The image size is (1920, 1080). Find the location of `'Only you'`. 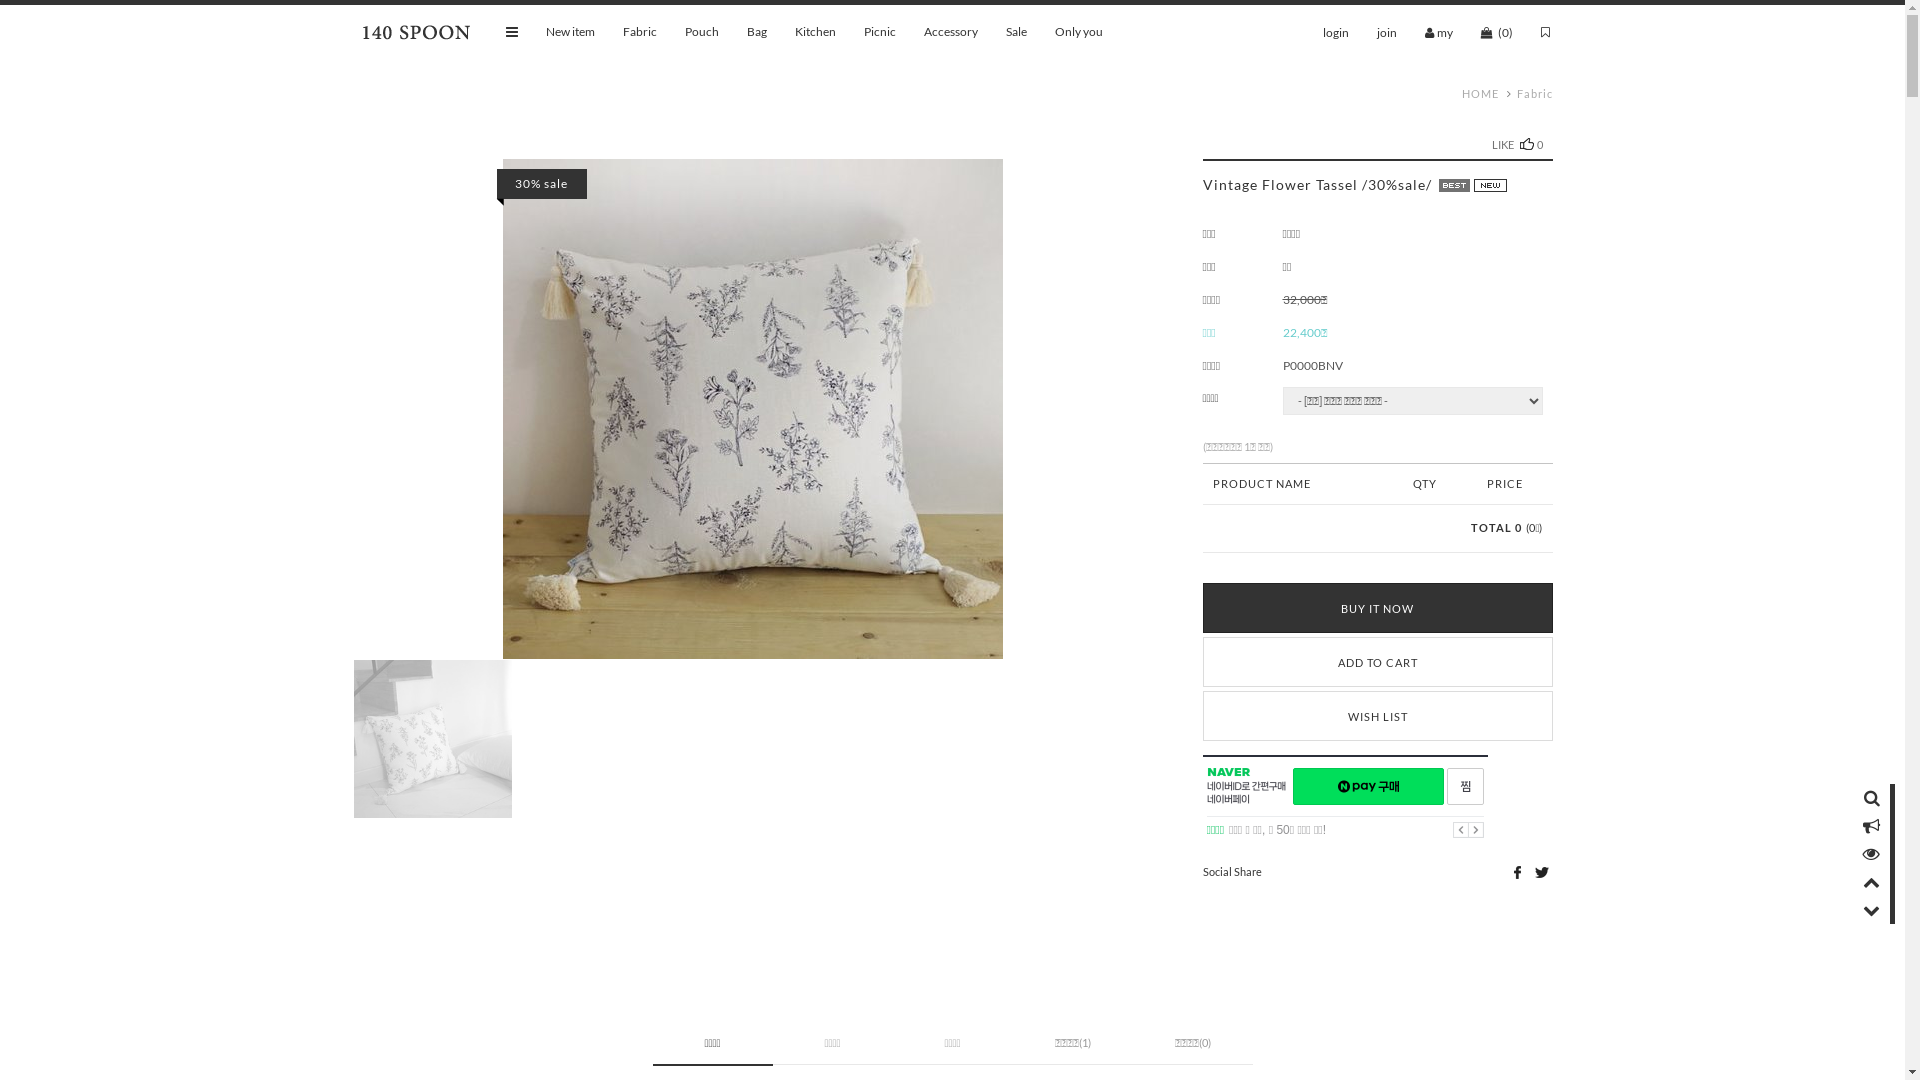

'Only you' is located at coordinates (1053, 31).